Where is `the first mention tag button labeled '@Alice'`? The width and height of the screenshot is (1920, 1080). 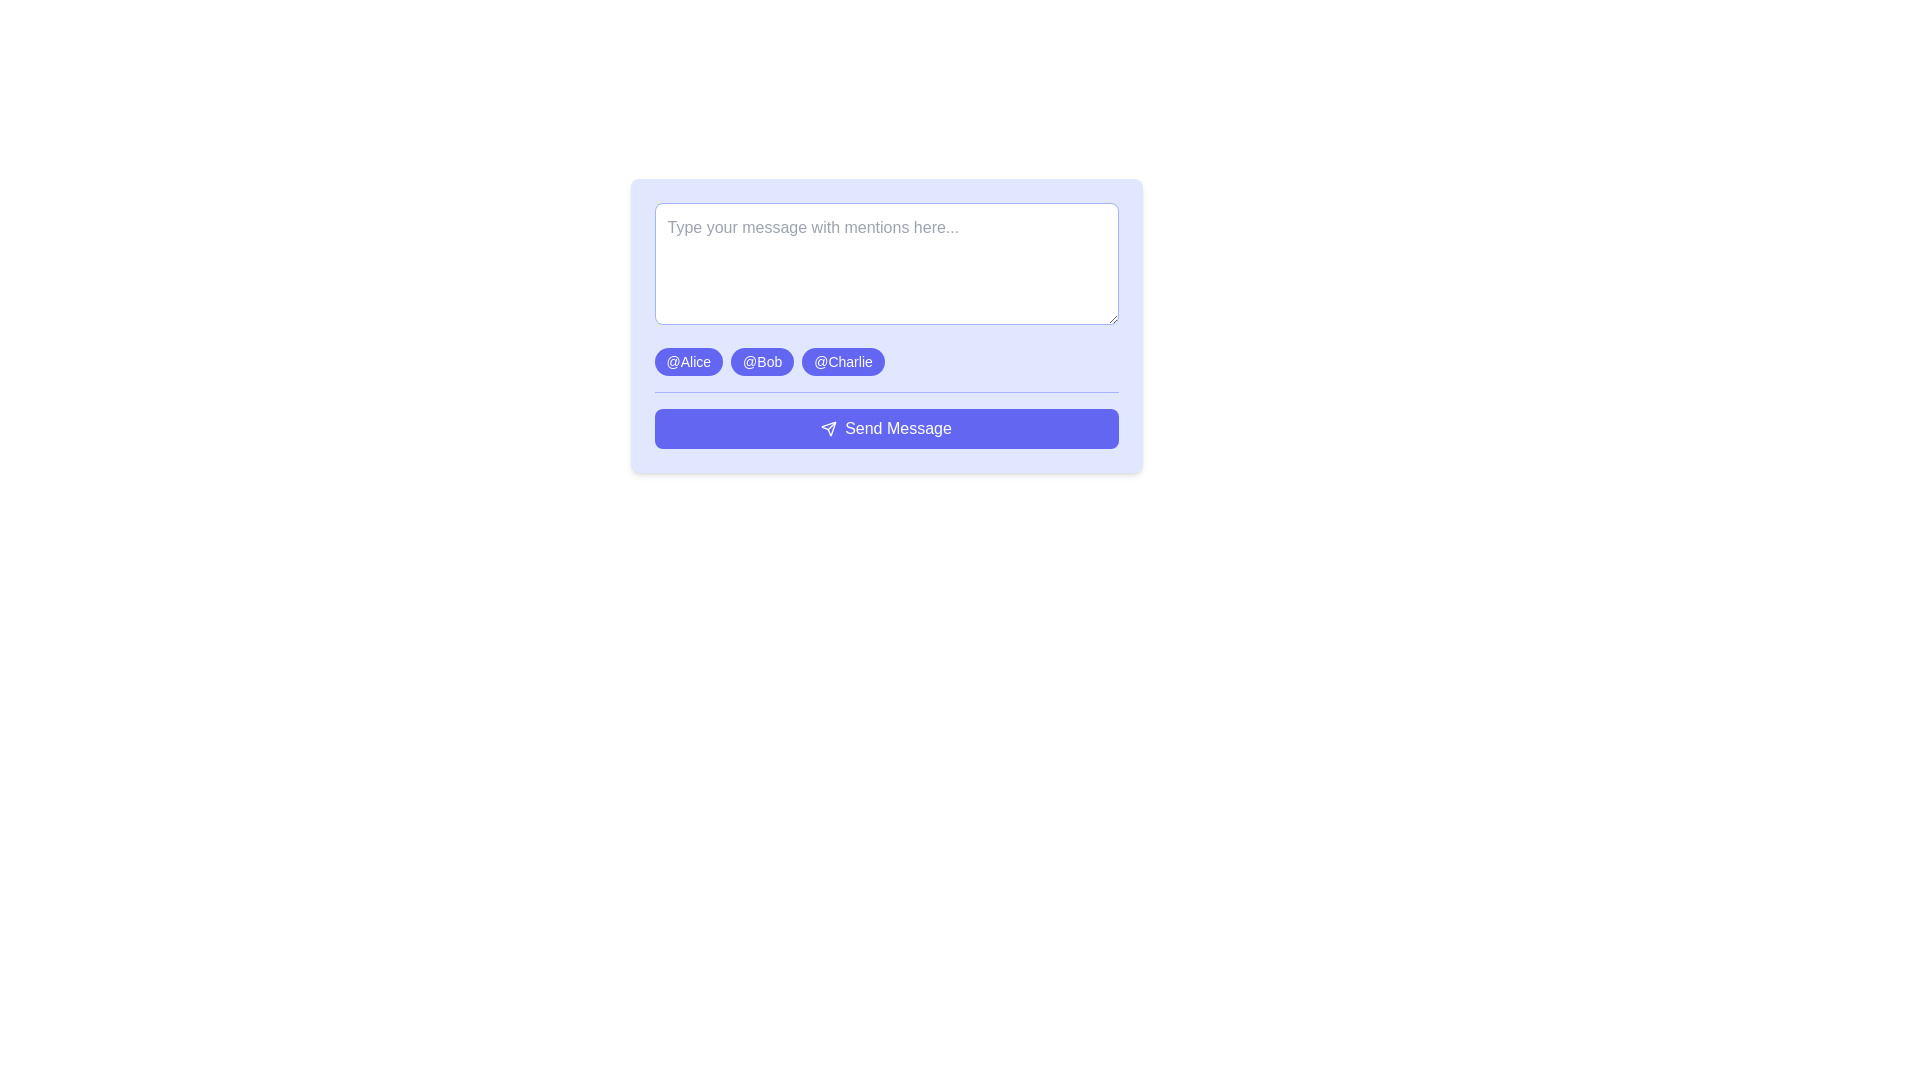 the first mention tag button labeled '@Alice' is located at coordinates (688, 362).